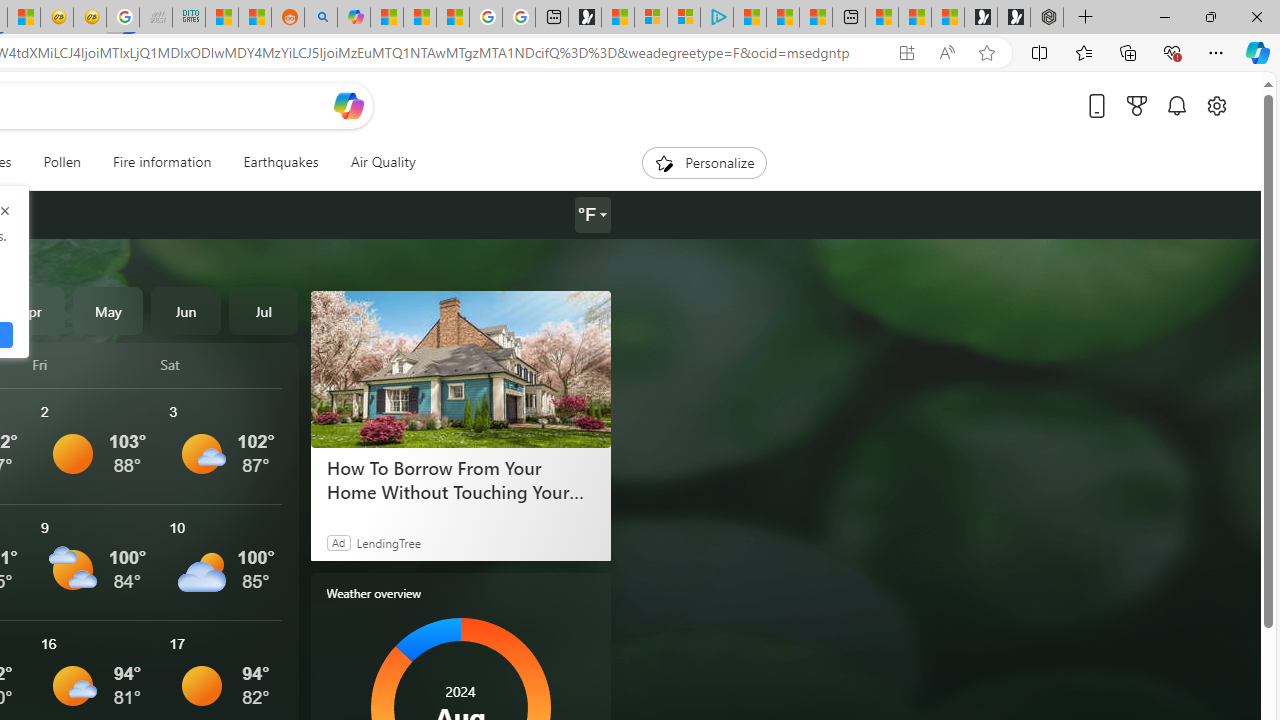 The height and width of the screenshot is (720, 1280). I want to click on 'Play Free Online Games | Games from Microsoft Start', so click(1014, 17).